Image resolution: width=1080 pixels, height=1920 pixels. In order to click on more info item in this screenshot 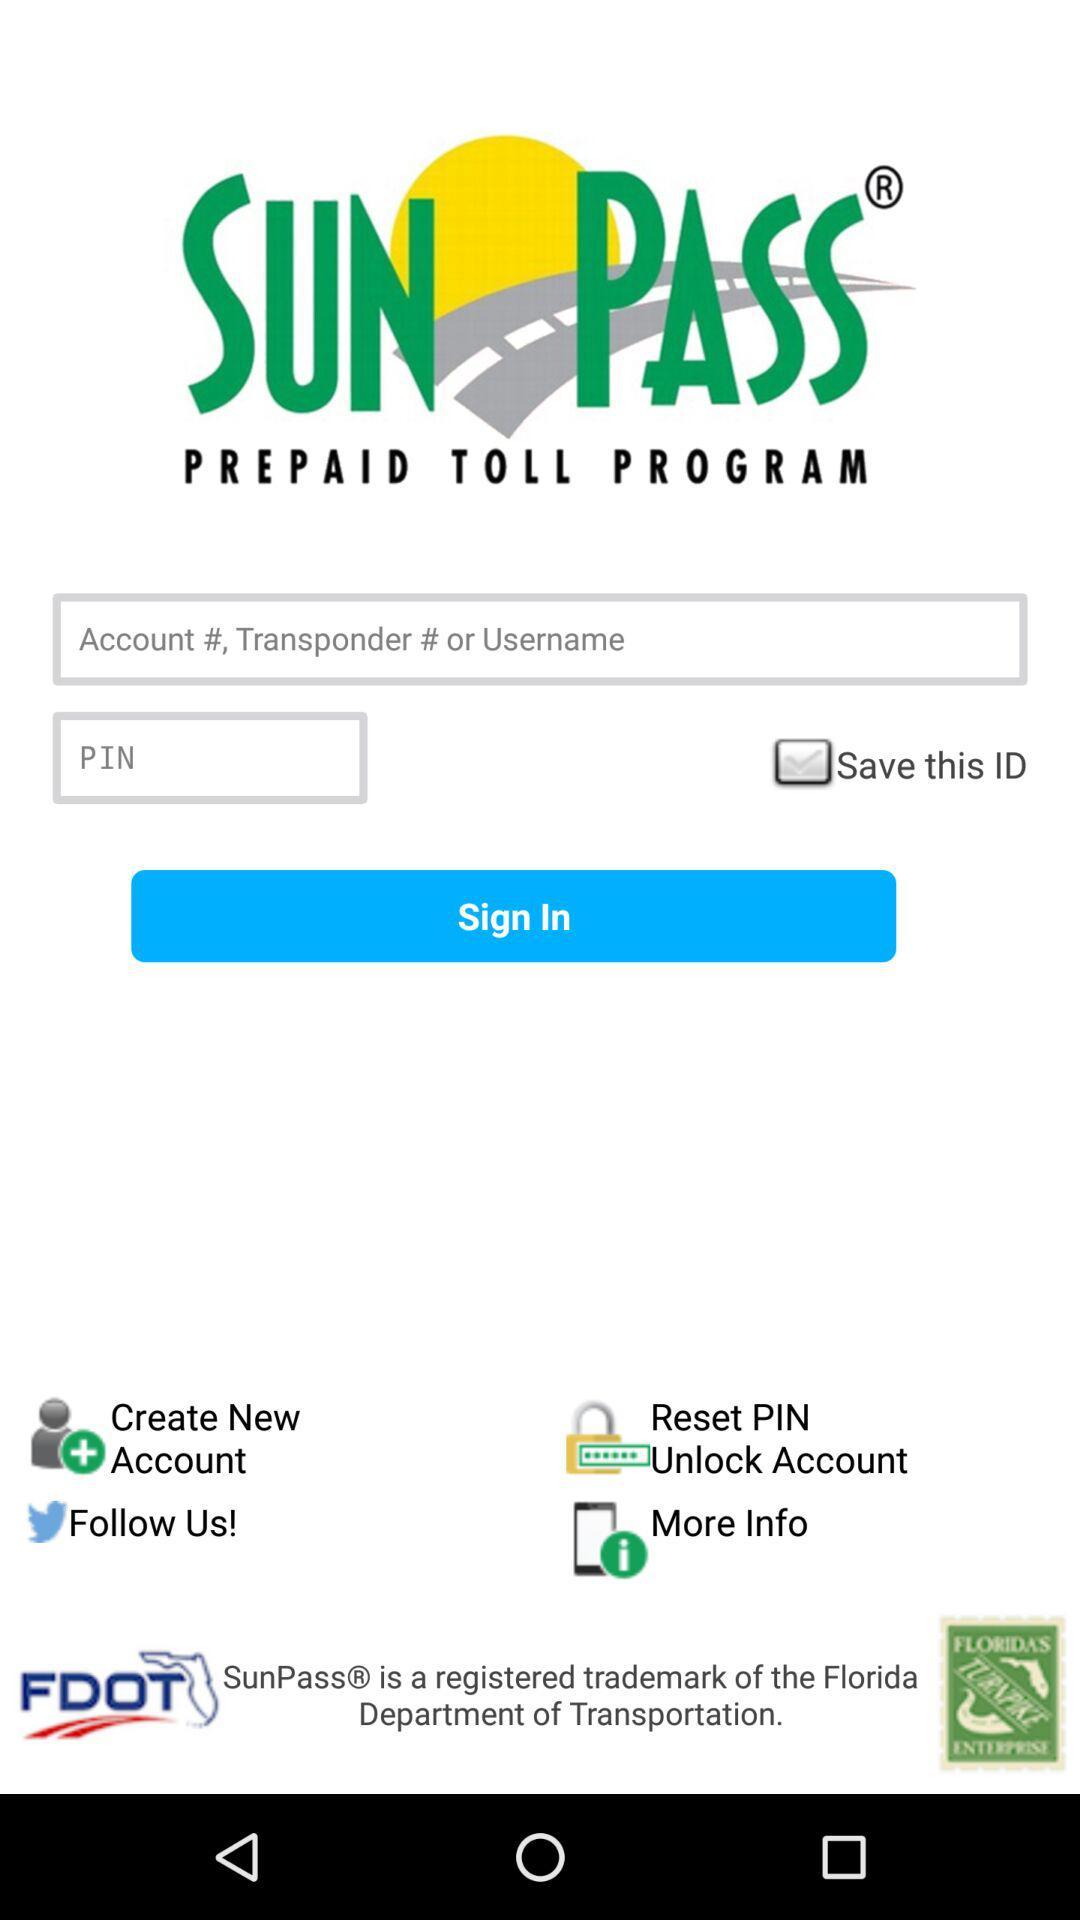, I will do `click(810, 1538)`.